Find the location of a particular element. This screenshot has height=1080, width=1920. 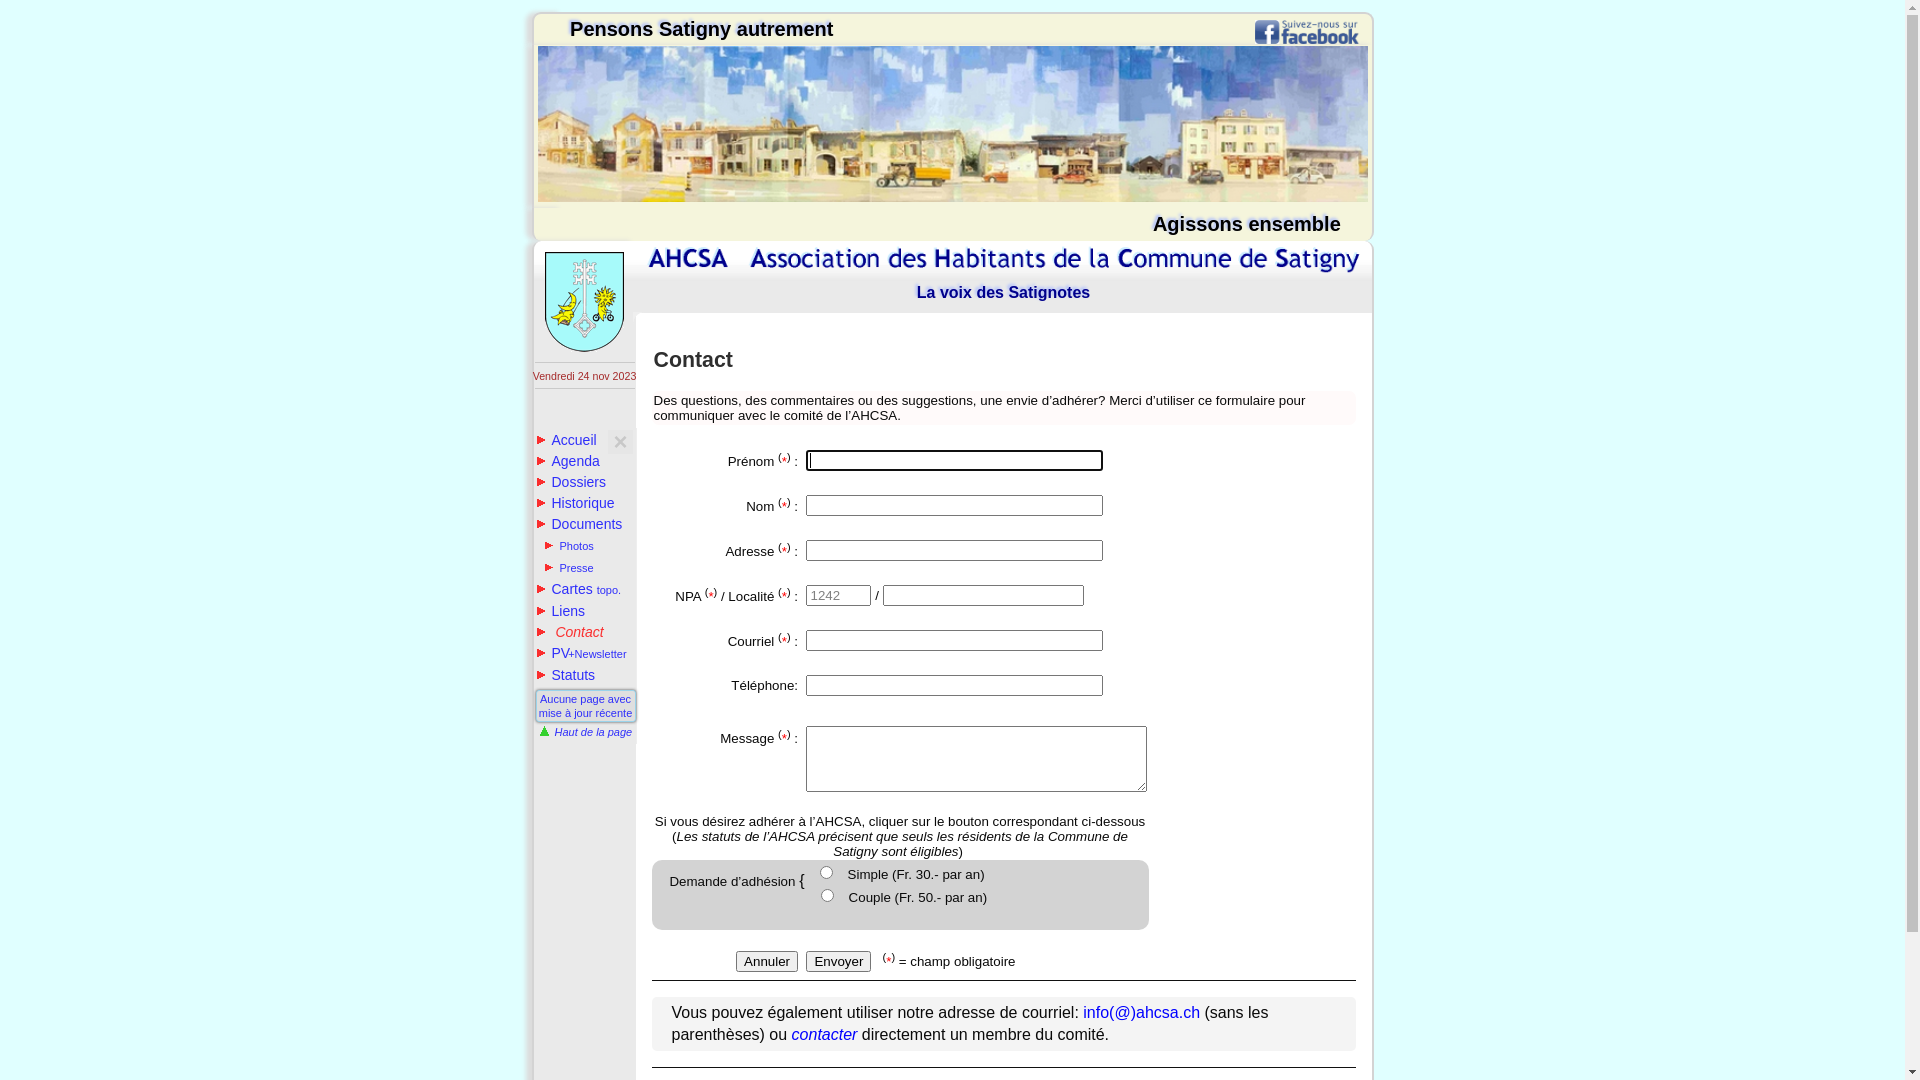

'Envoyer' is located at coordinates (838, 960).